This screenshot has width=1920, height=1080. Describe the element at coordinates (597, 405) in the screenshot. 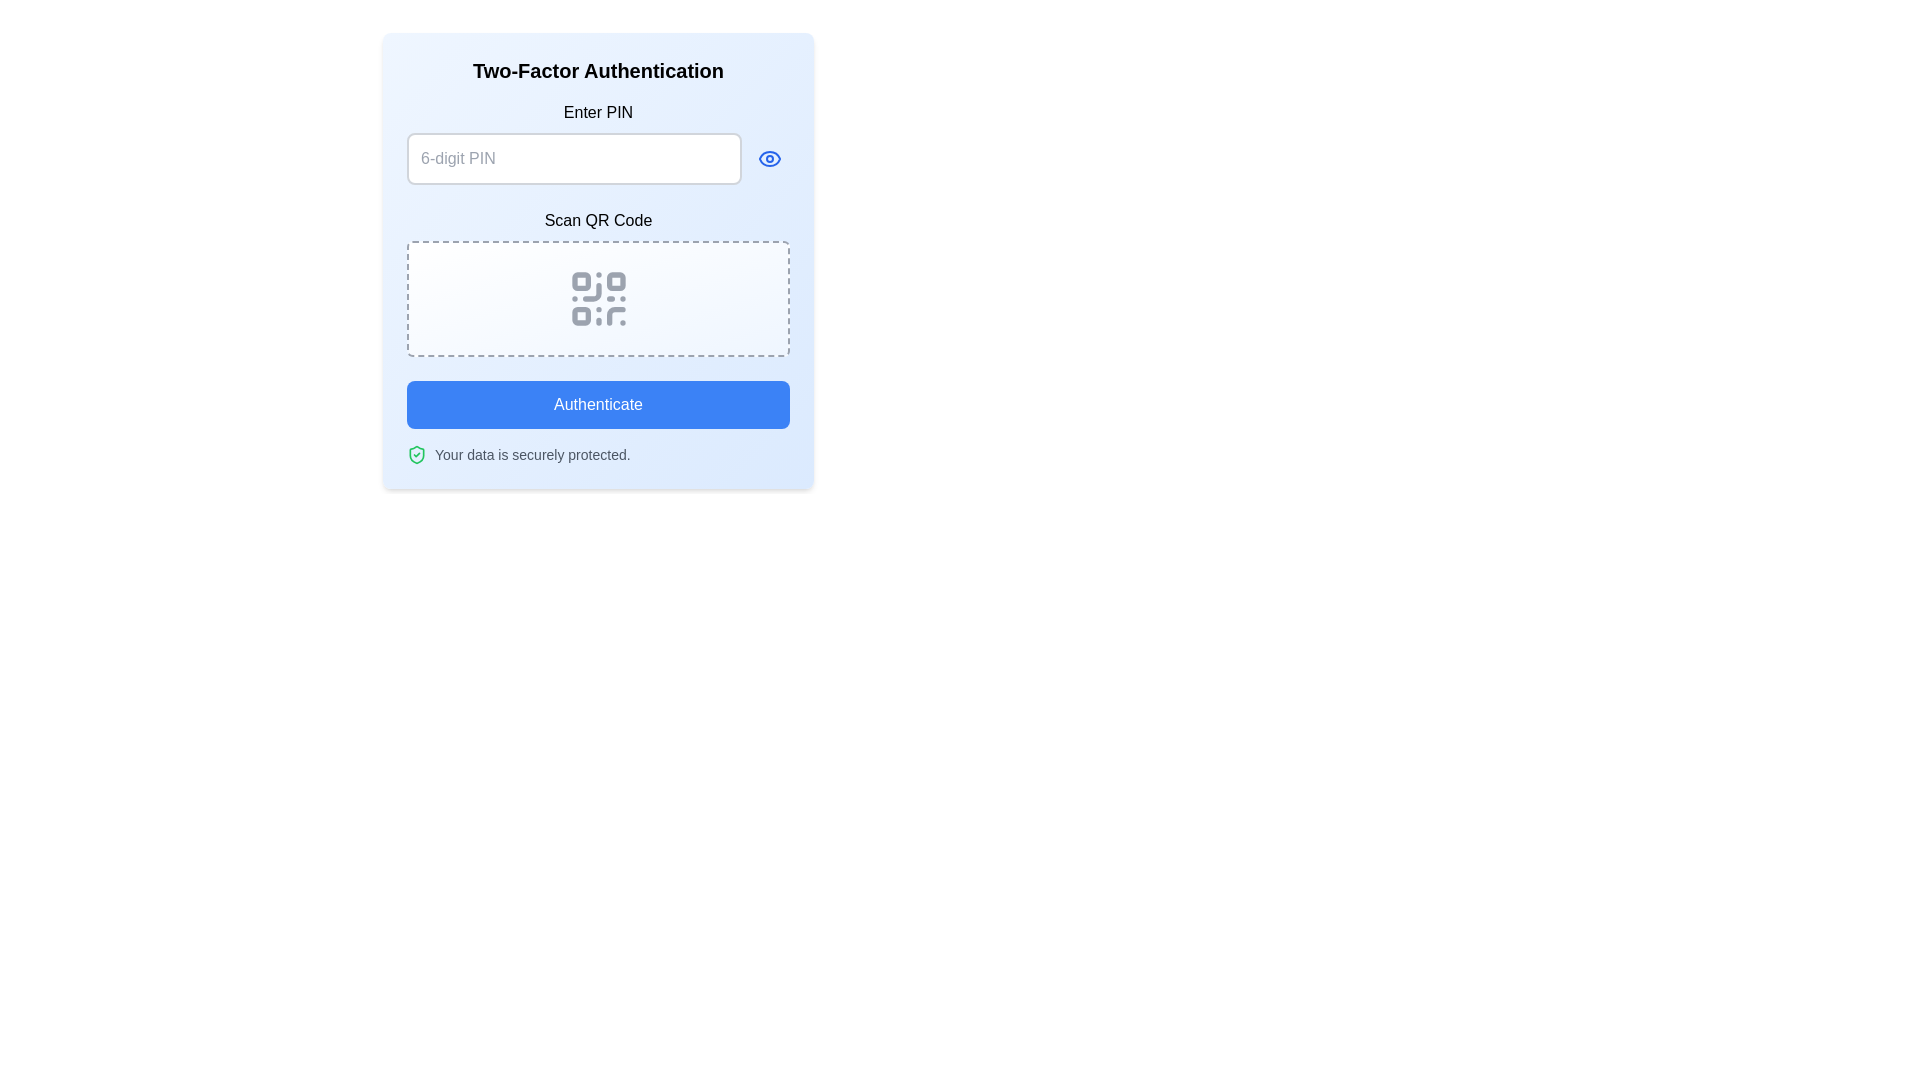

I see `the 'Authenticate' button` at that location.